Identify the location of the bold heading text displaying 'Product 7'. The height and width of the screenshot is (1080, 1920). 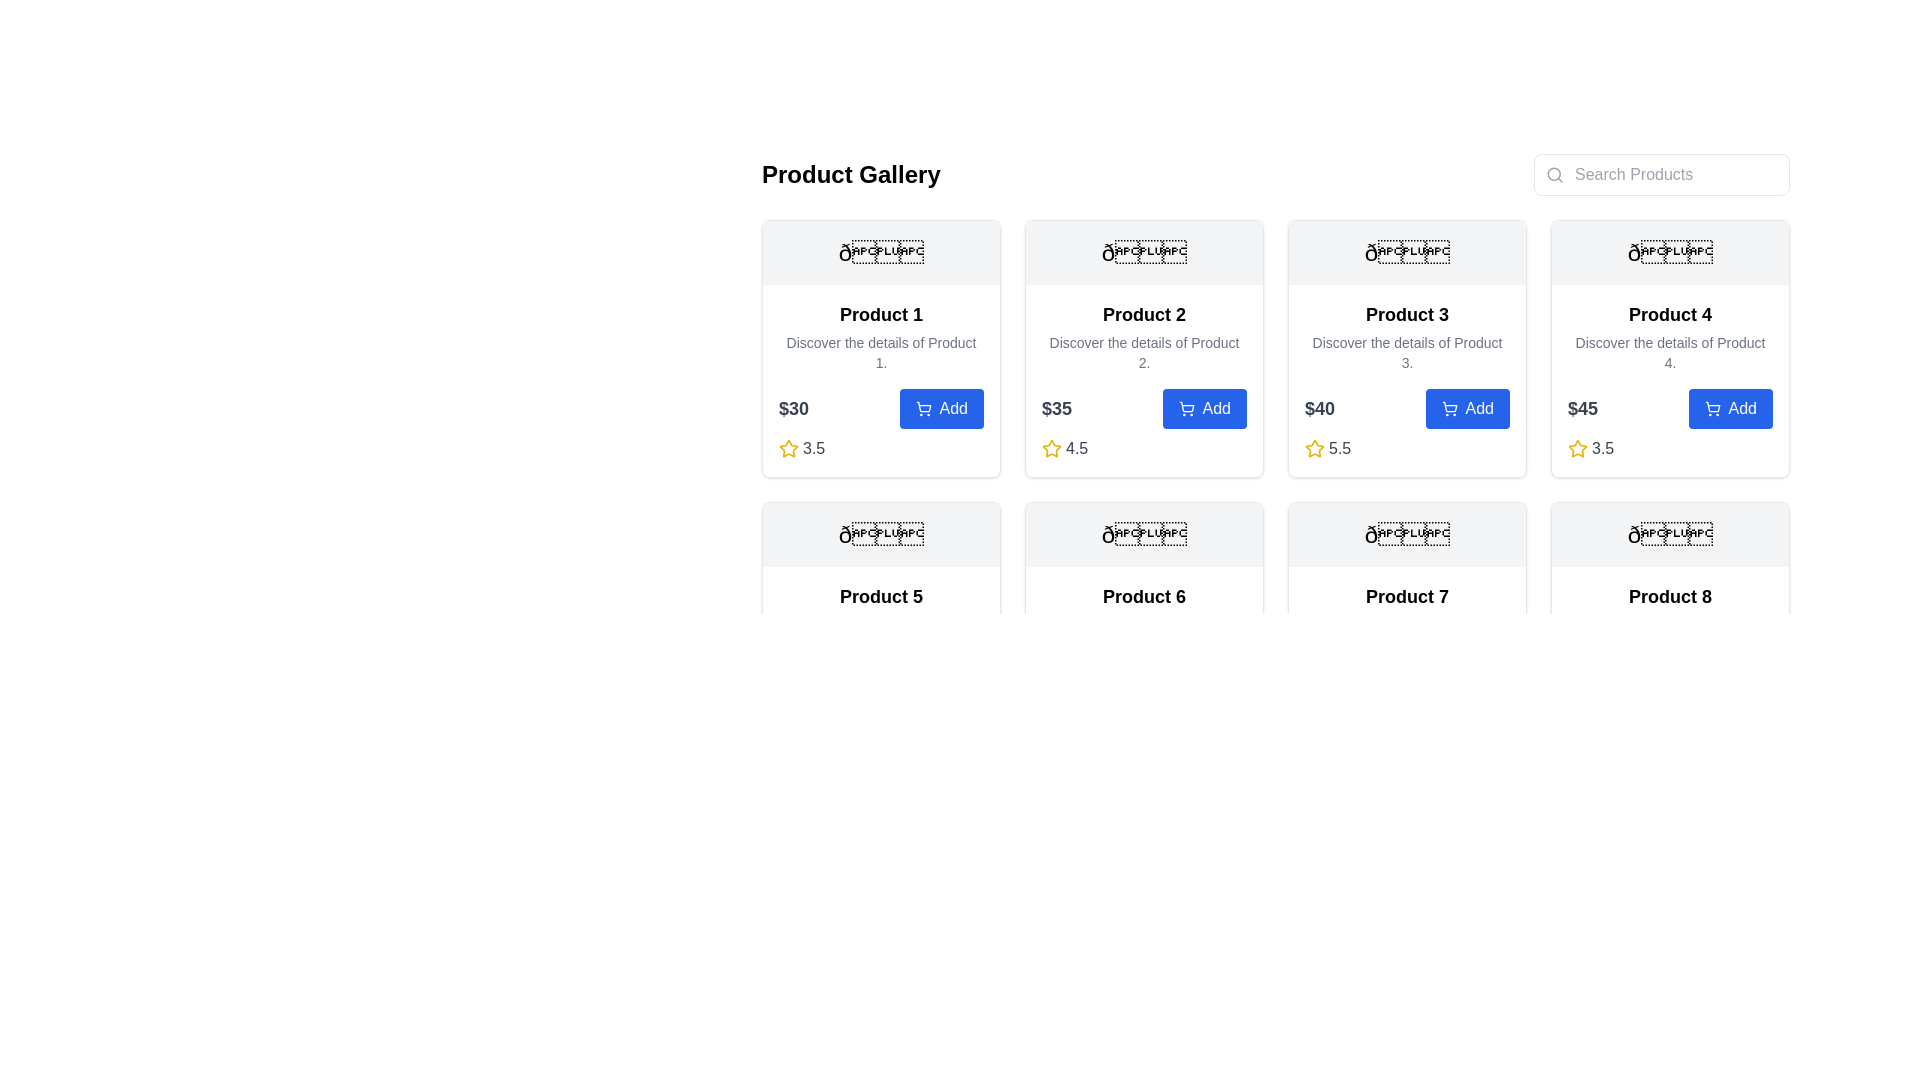
(1406, 596).